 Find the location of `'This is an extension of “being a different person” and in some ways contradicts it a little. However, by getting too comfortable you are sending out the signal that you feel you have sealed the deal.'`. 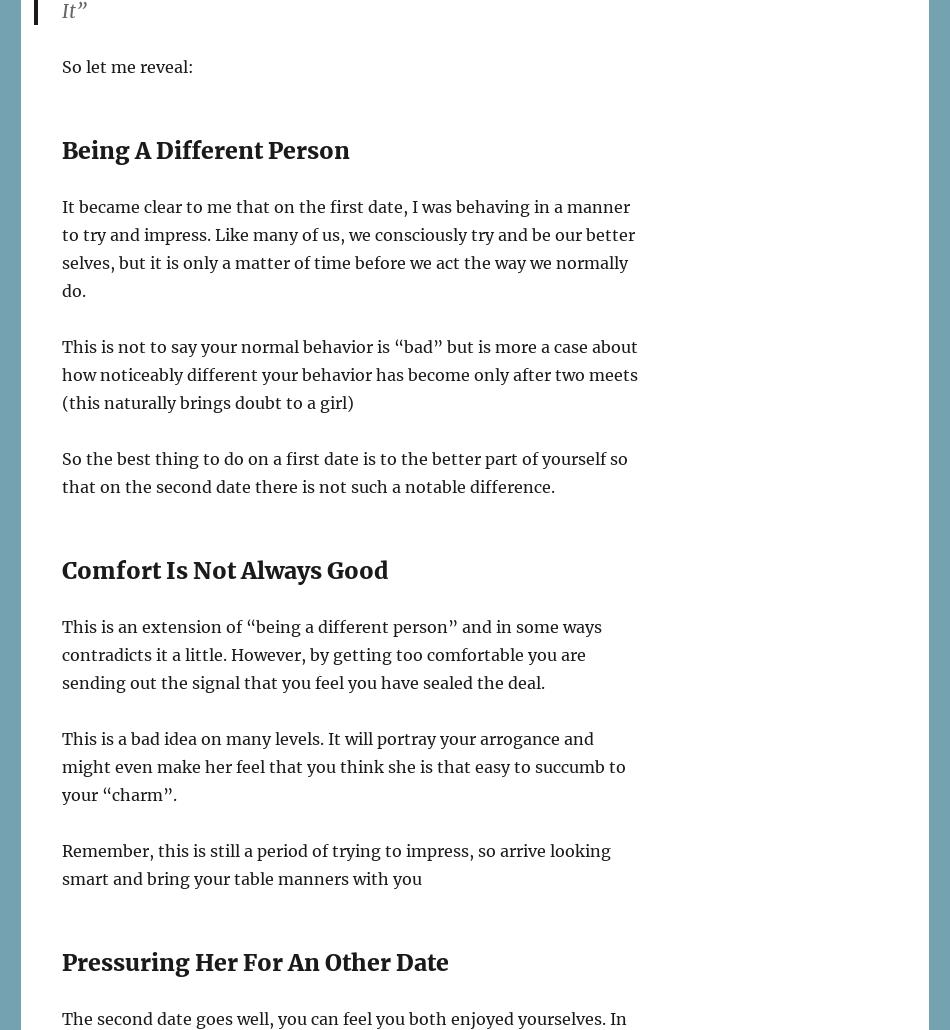

'This is an extension of “being a different person” and in some ways contradicts it a little. However, by getting too comfortable you are sending out the signal that you feel you have sealed the deal.' is located at coordinates (62, 653).